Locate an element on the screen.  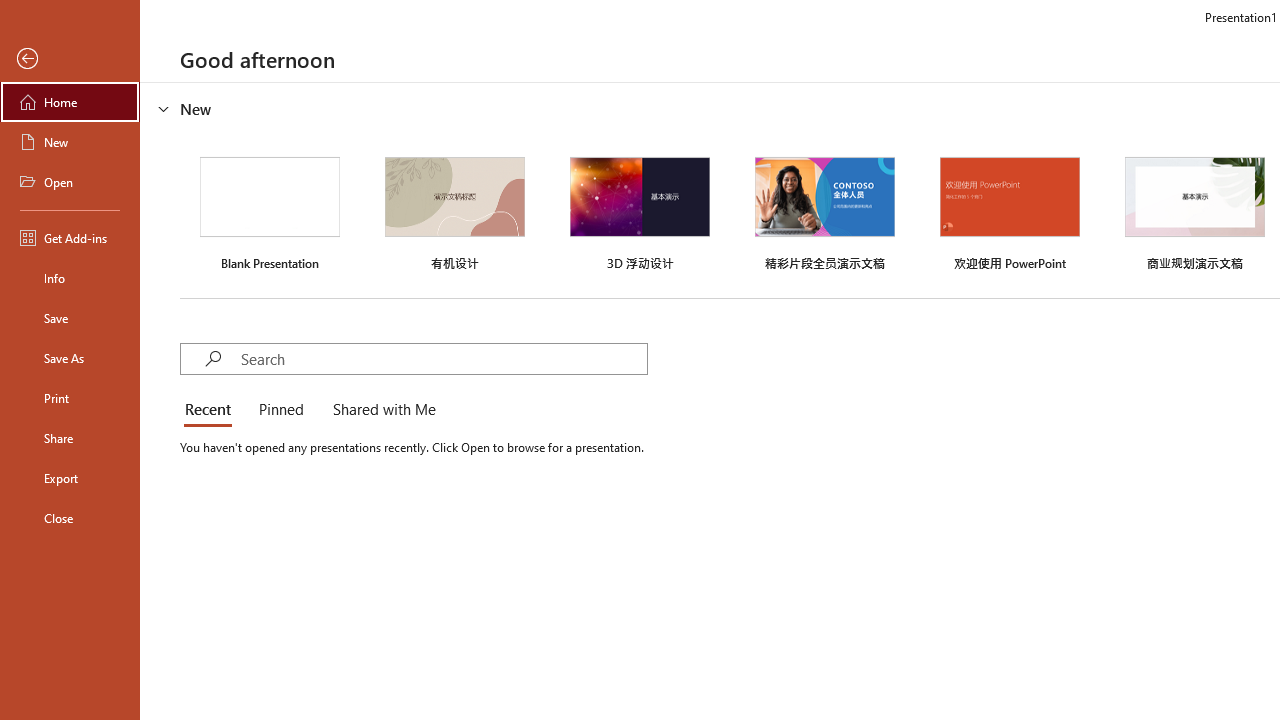
'Get Add-ins' is located at coordinates (69, 236).